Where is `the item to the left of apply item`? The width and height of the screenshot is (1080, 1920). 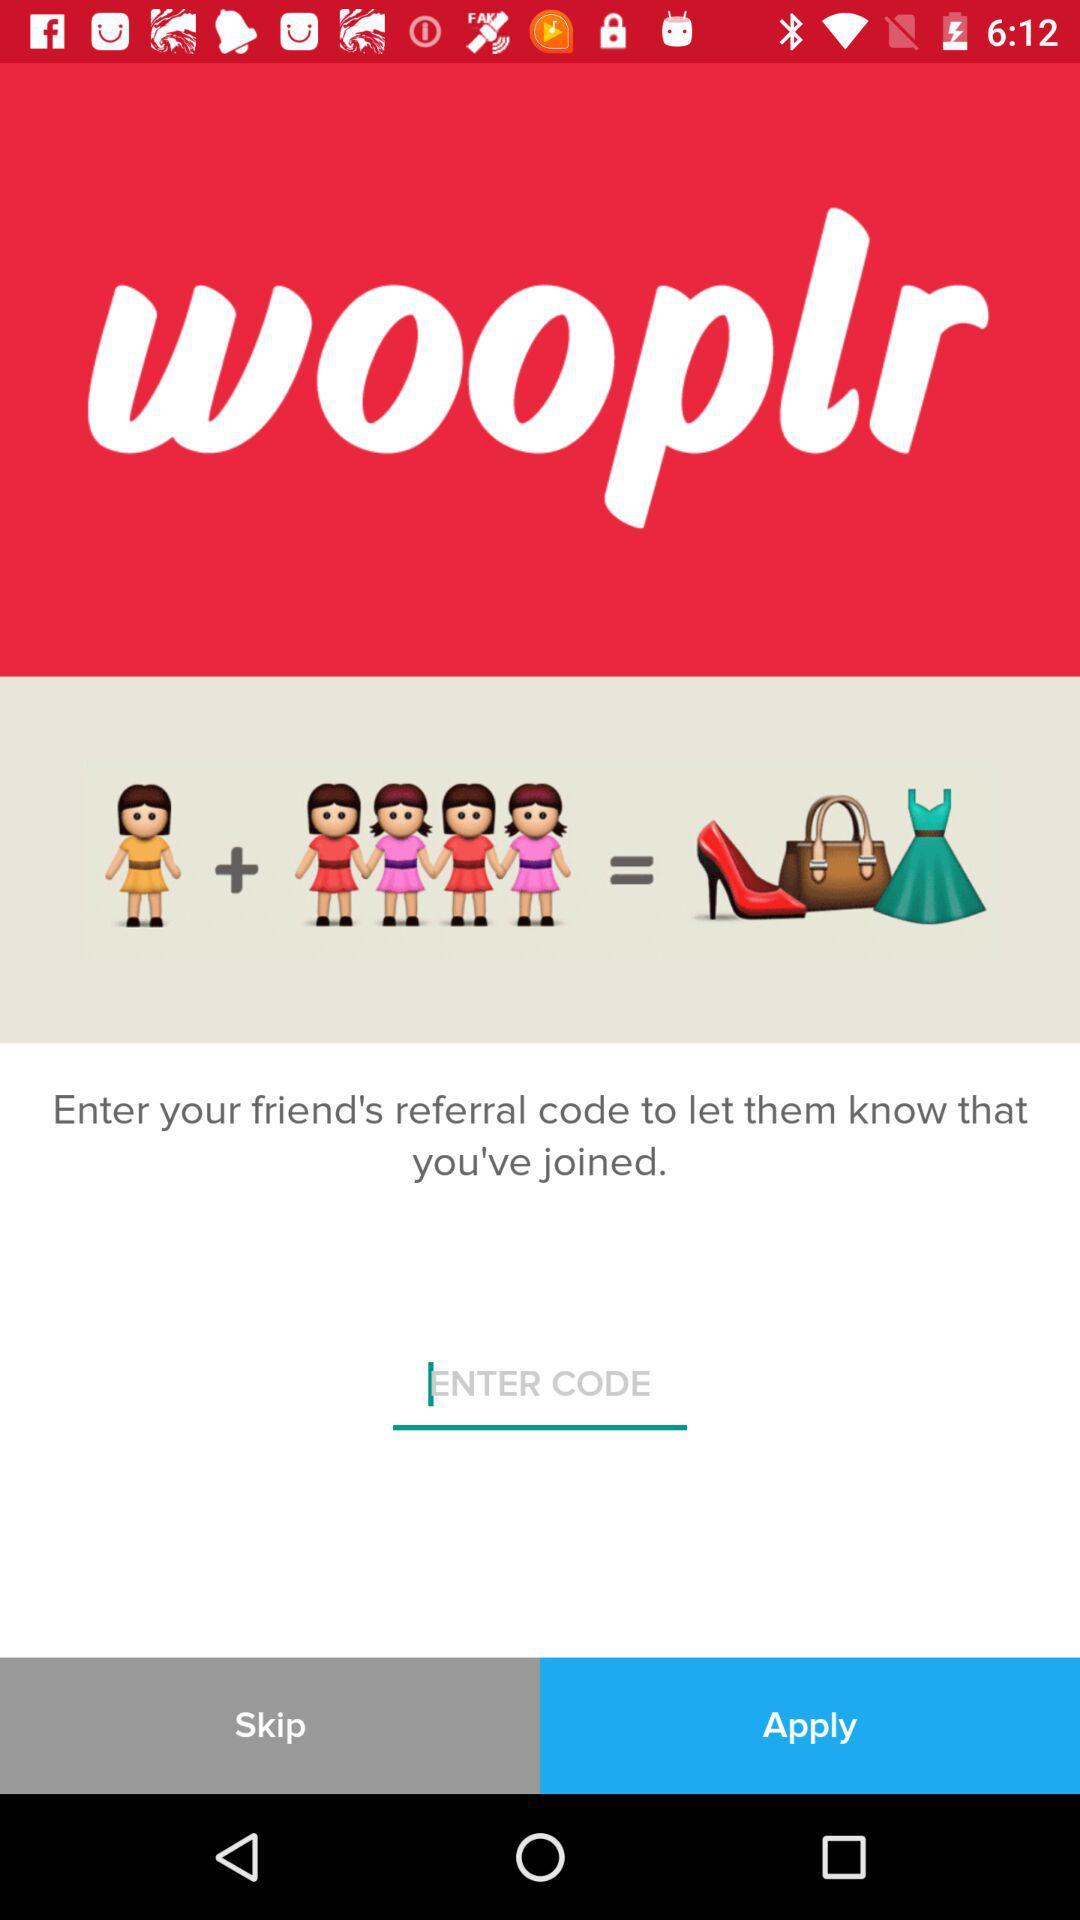 the item to the left of apply item is located at coordinates (270, 1724).